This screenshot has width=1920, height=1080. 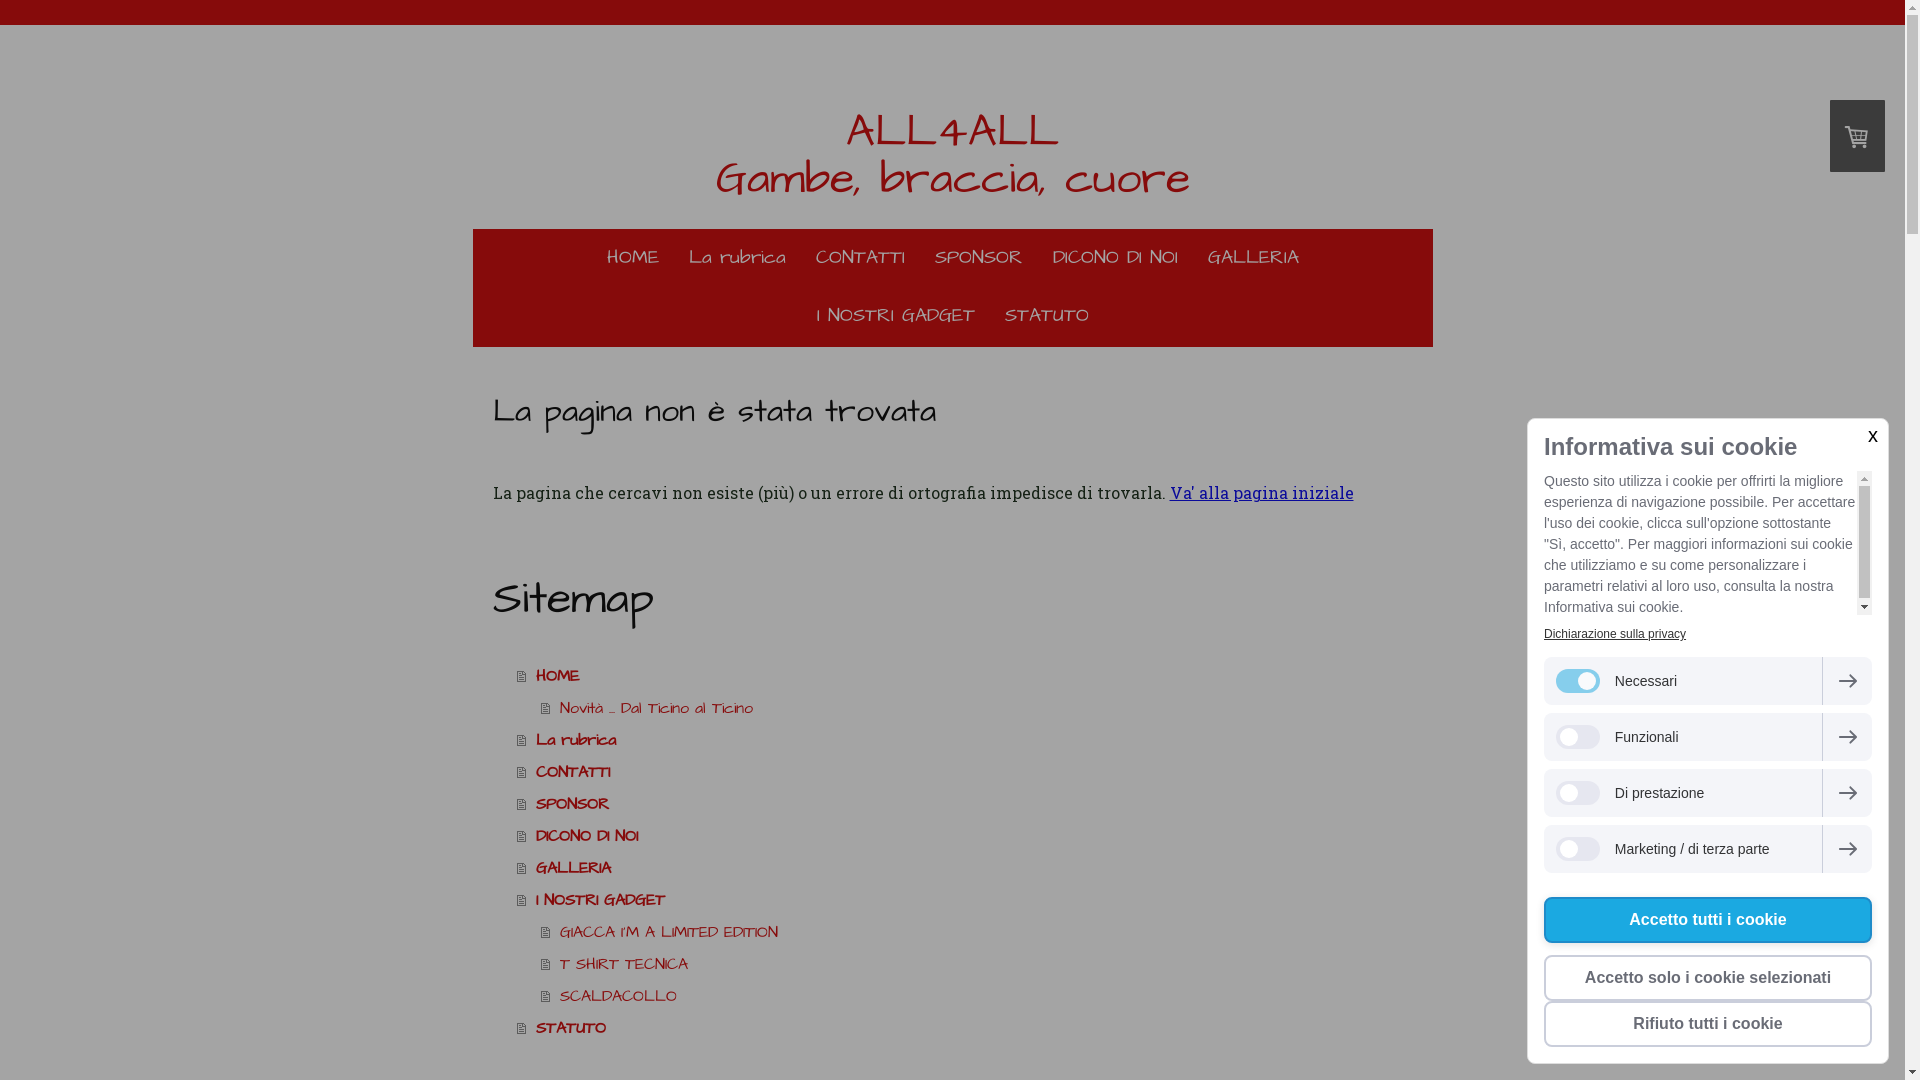 I want to click on 'SCALDACOLLO', so click(x=539, y=995).